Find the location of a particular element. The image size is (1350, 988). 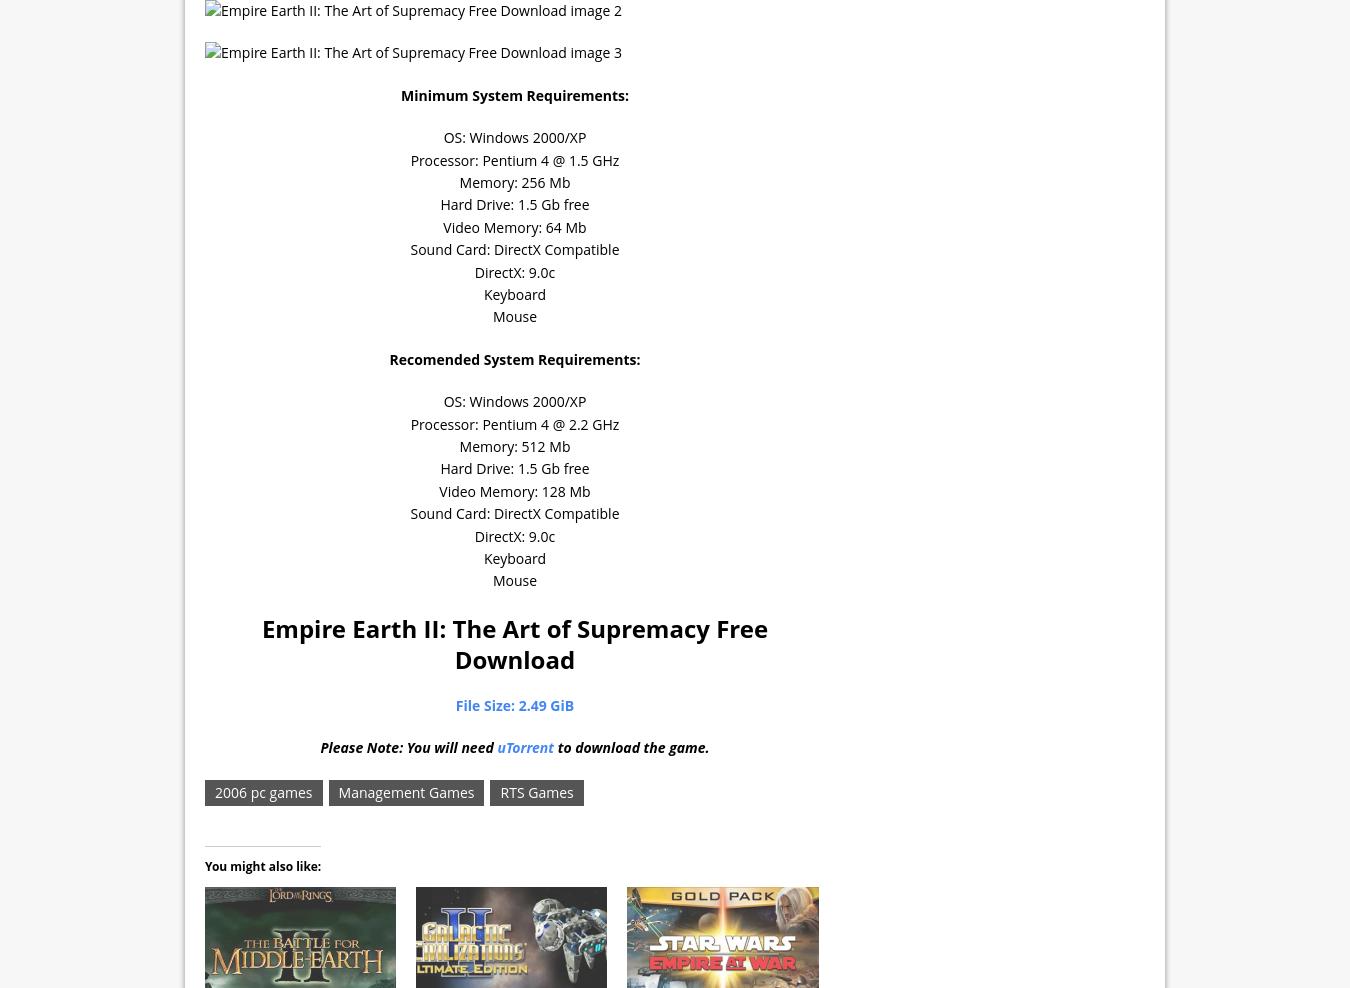

'Processor: Pentium 4 @ 2.2 GHz' is located at coordinates (513, 422).